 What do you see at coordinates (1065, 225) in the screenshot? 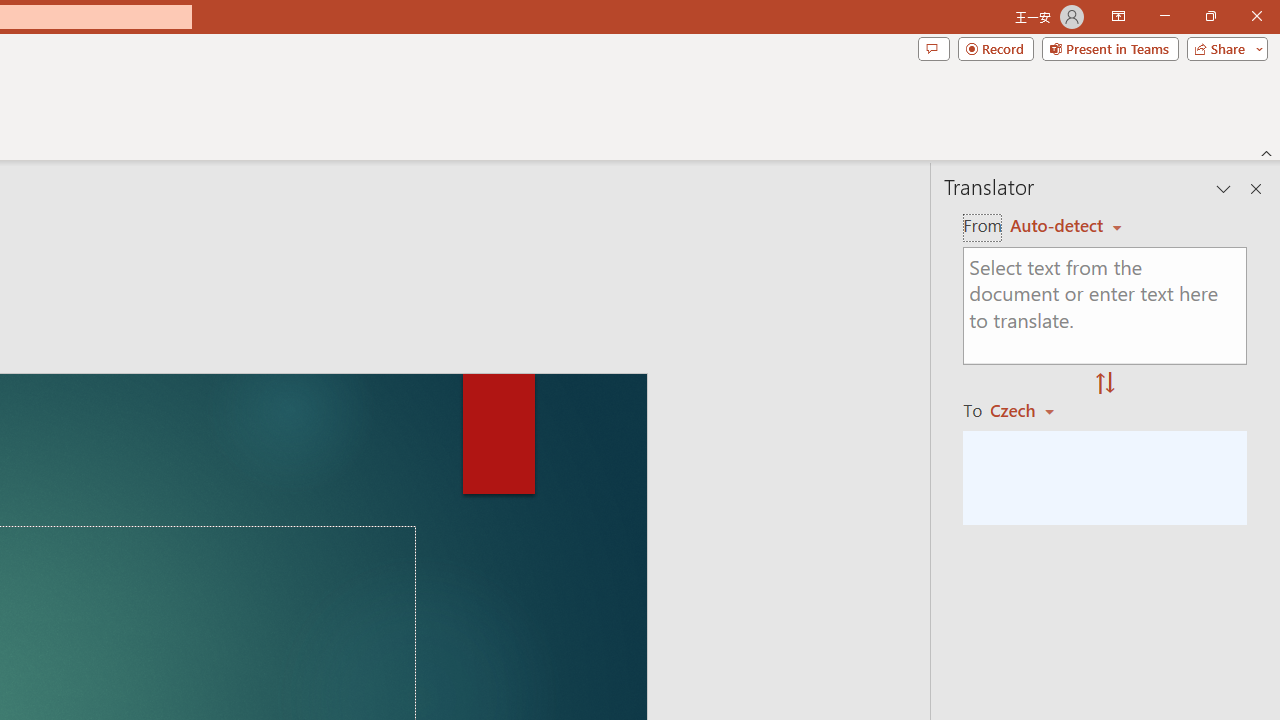
I see `'Auto-detect'` at bounding box center [1065, 225].